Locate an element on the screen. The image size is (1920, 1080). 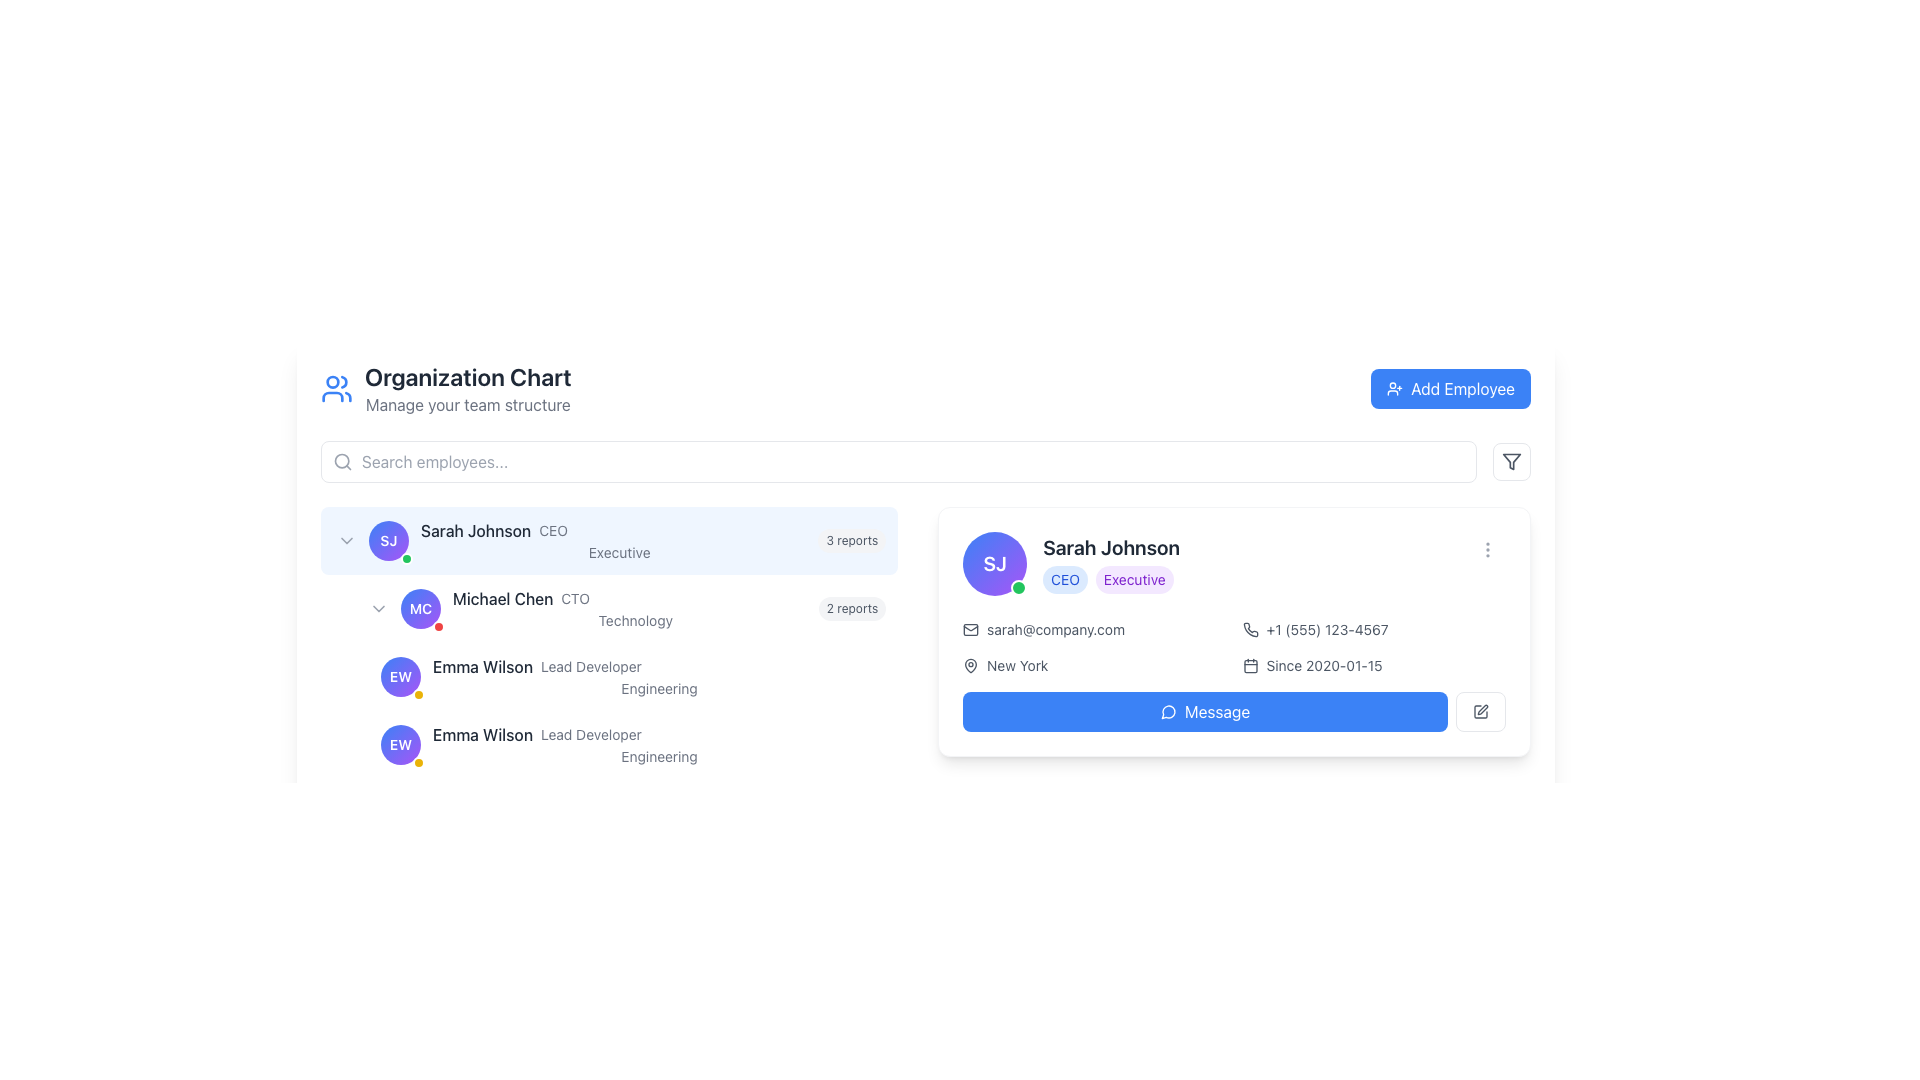
the Text Display Component that provides information about an employee, specifically located below 'Michael Chen' in the organizational chart structure is located at coordinates (659, 676).